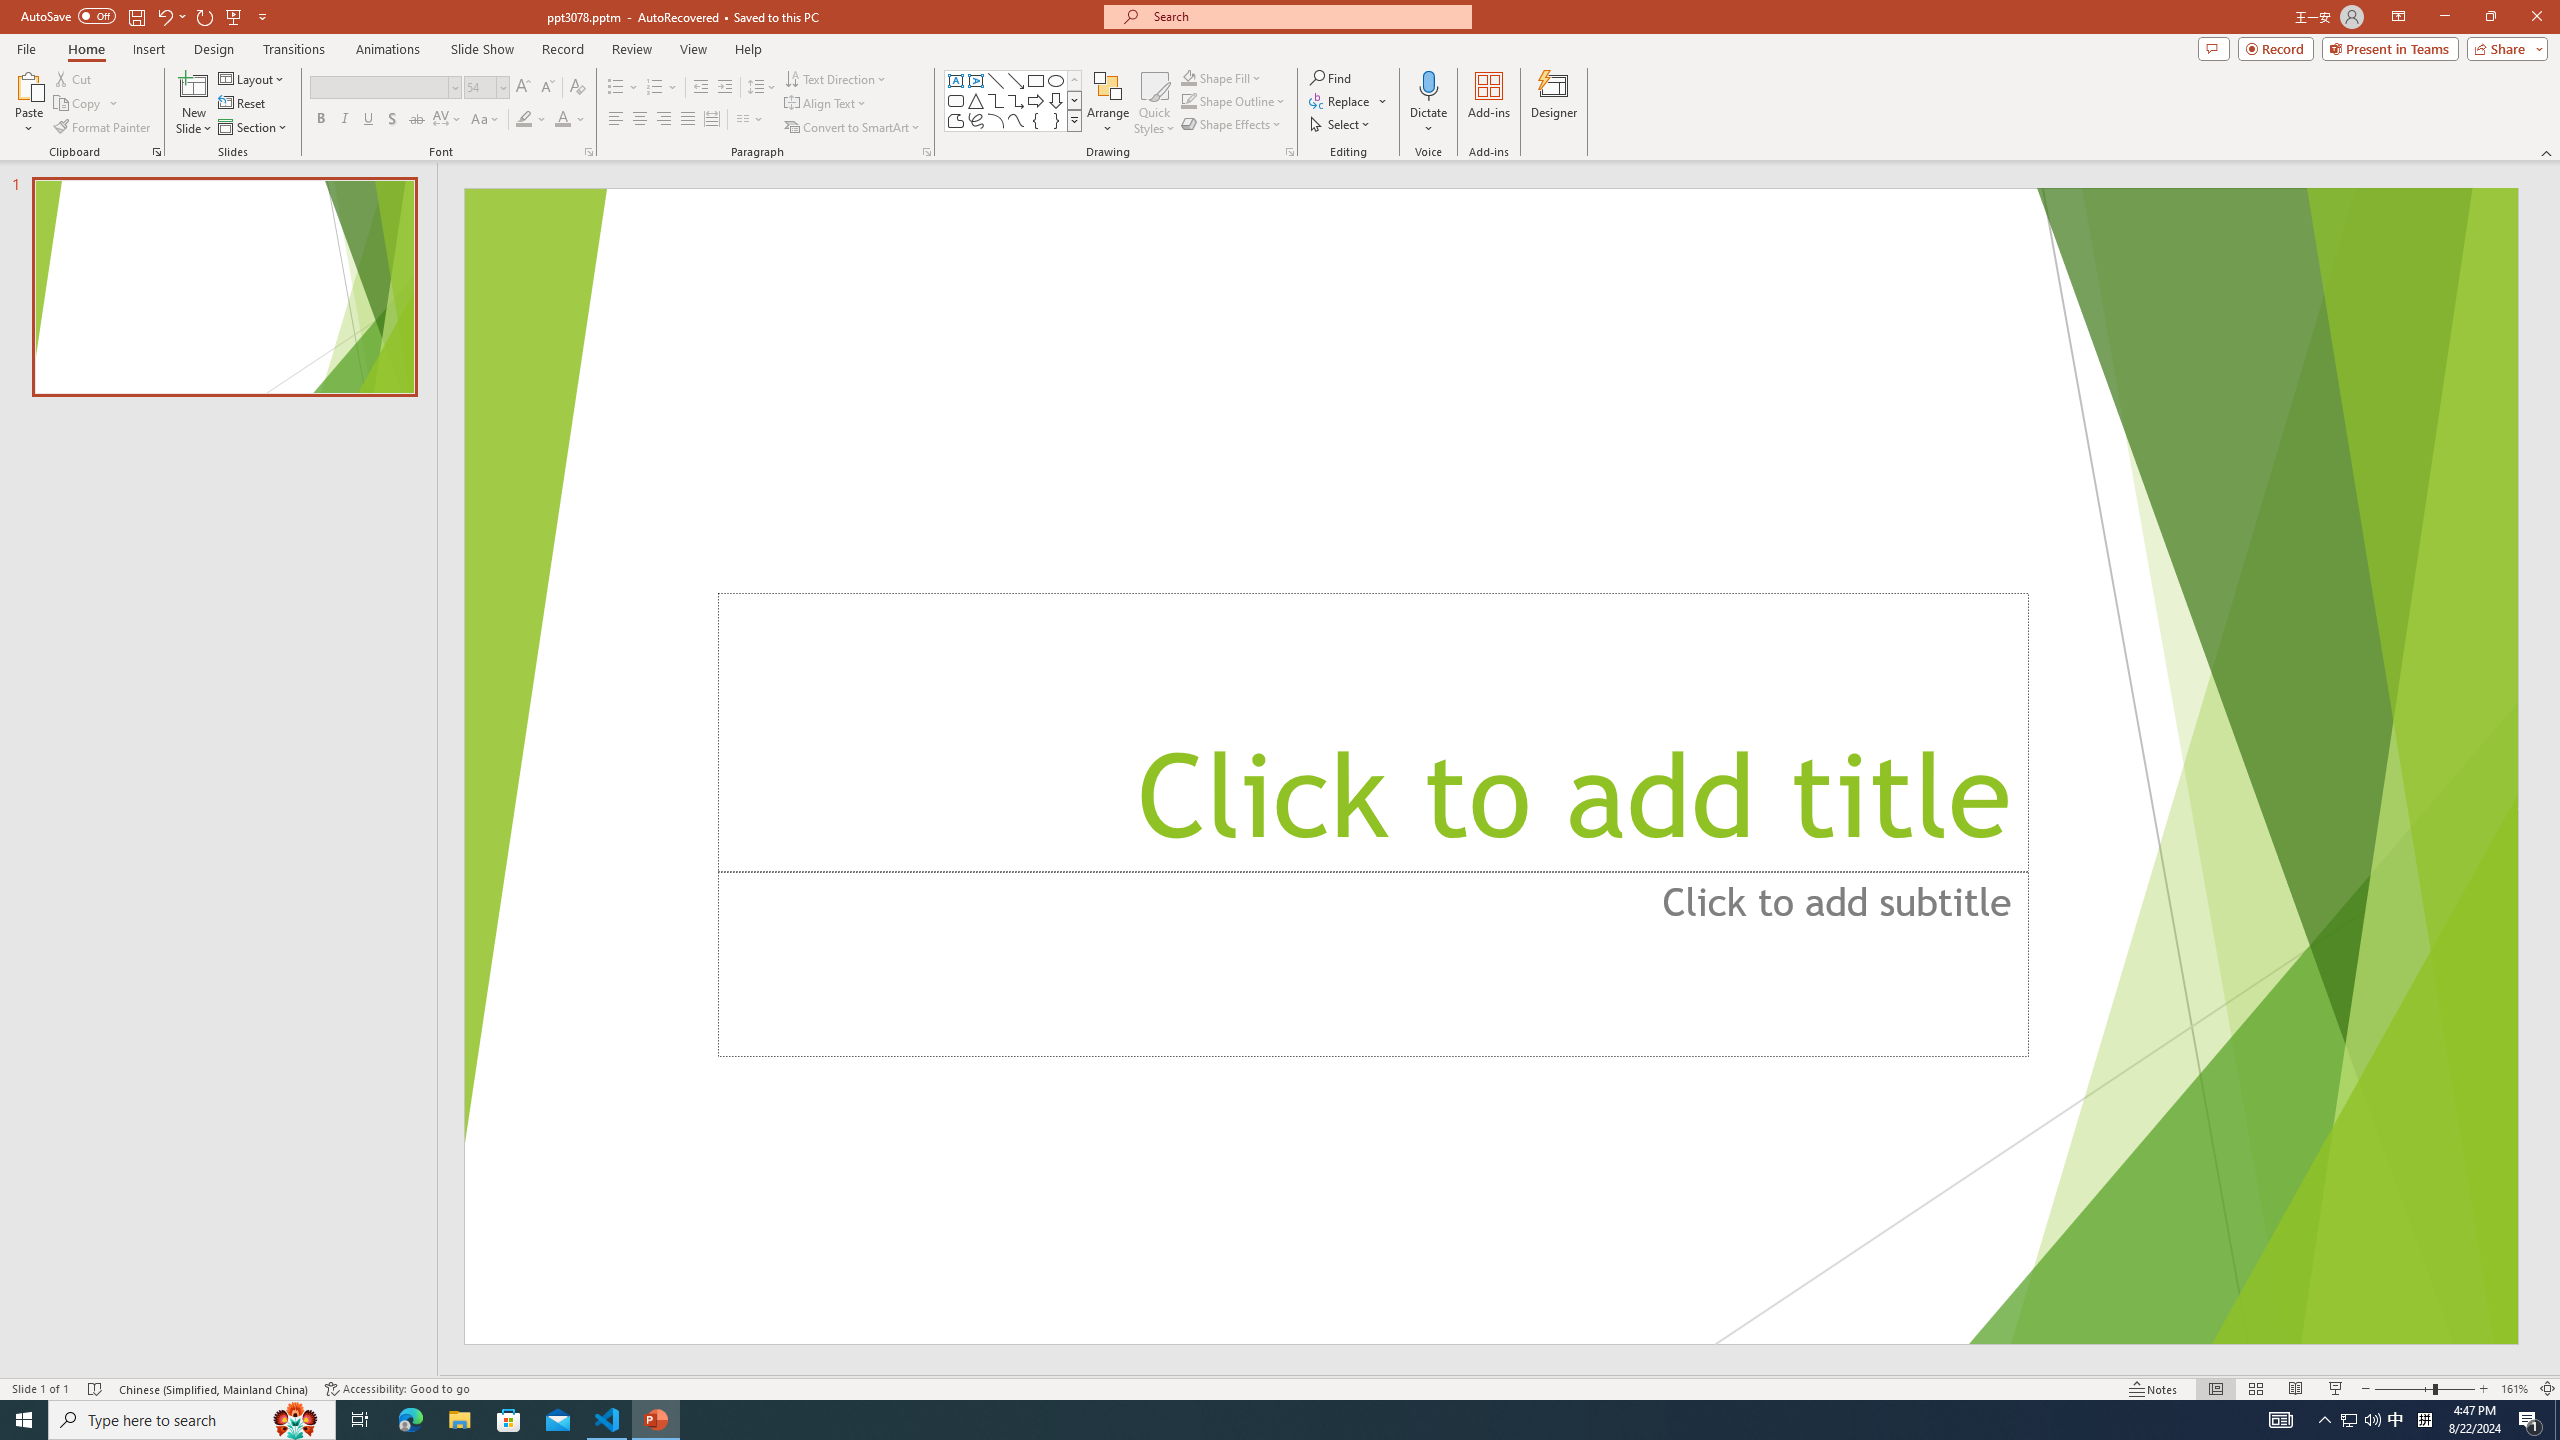 This screenshot has width=2560, height=1440. I want to click on 'Paste', so click(28, 103).